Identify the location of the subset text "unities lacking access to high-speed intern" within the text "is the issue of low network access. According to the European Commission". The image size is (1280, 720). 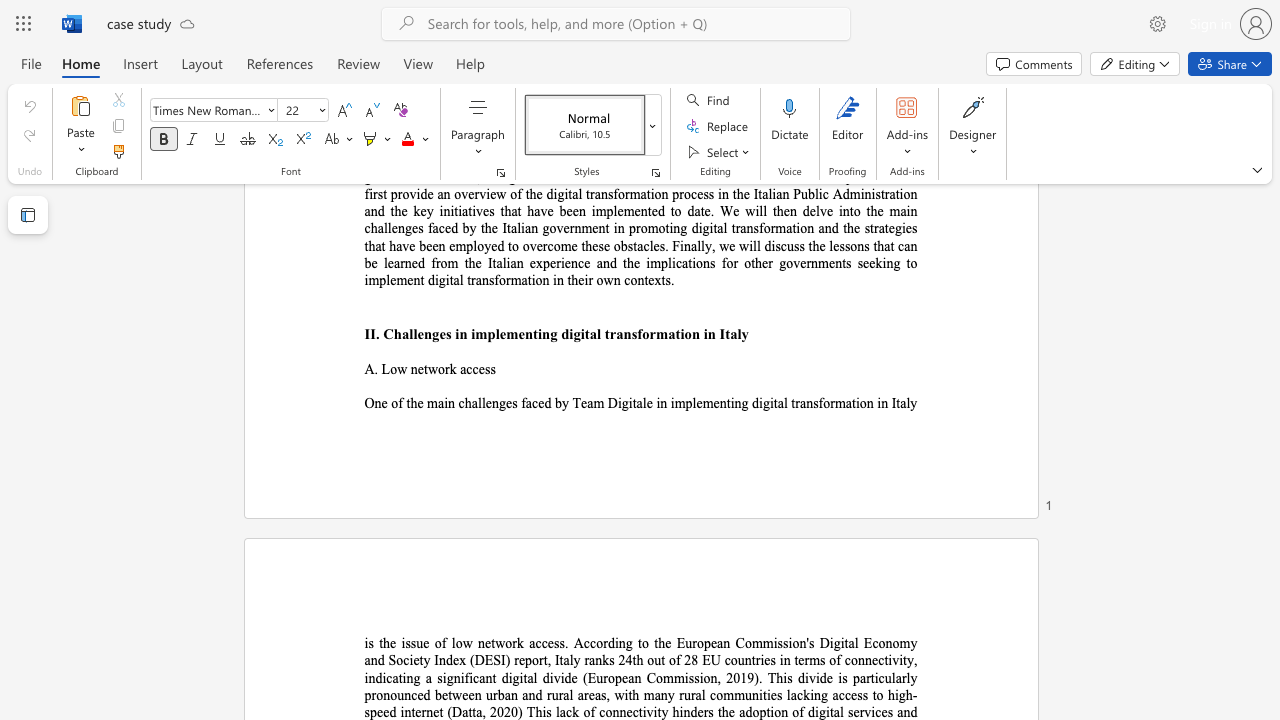
(744, 694).